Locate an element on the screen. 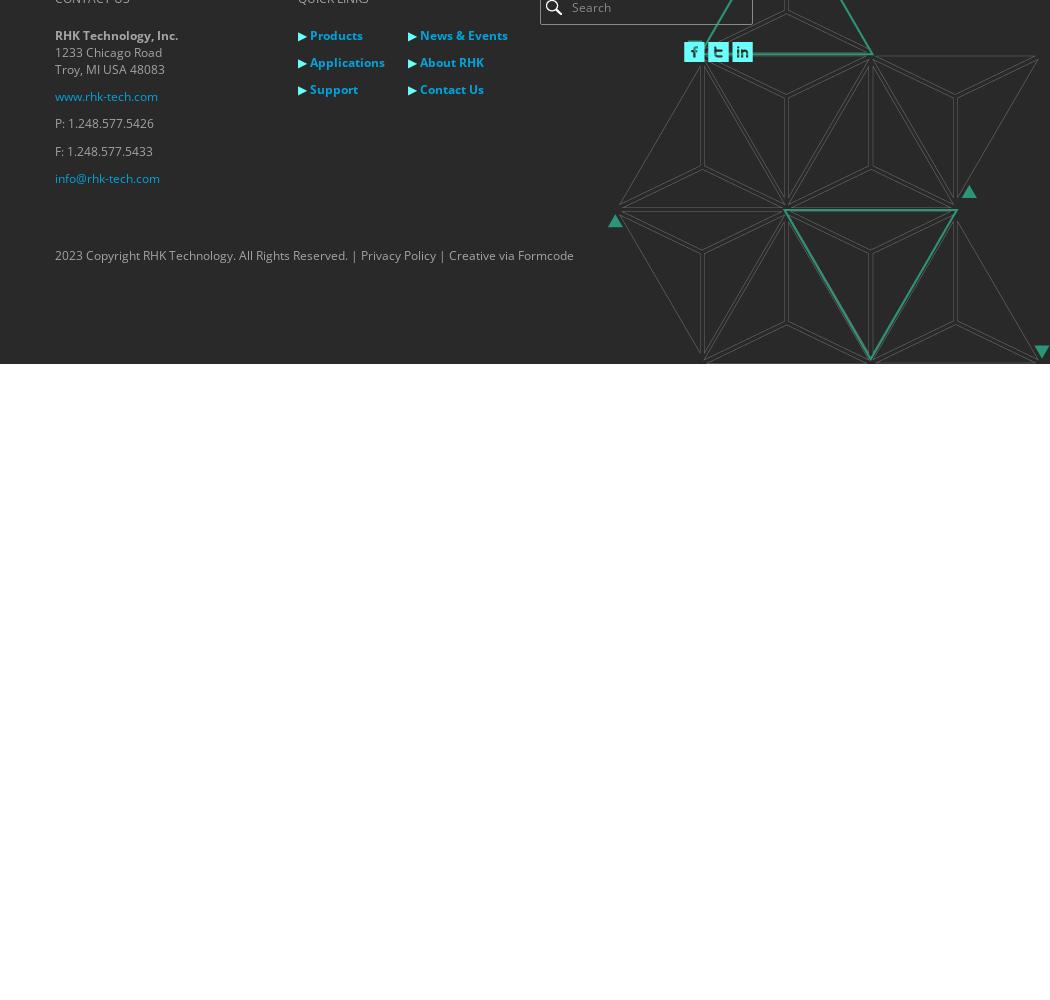 This screenshot has width=1050, height=1000. 'About RHK' is located at coordinates (450, 62).